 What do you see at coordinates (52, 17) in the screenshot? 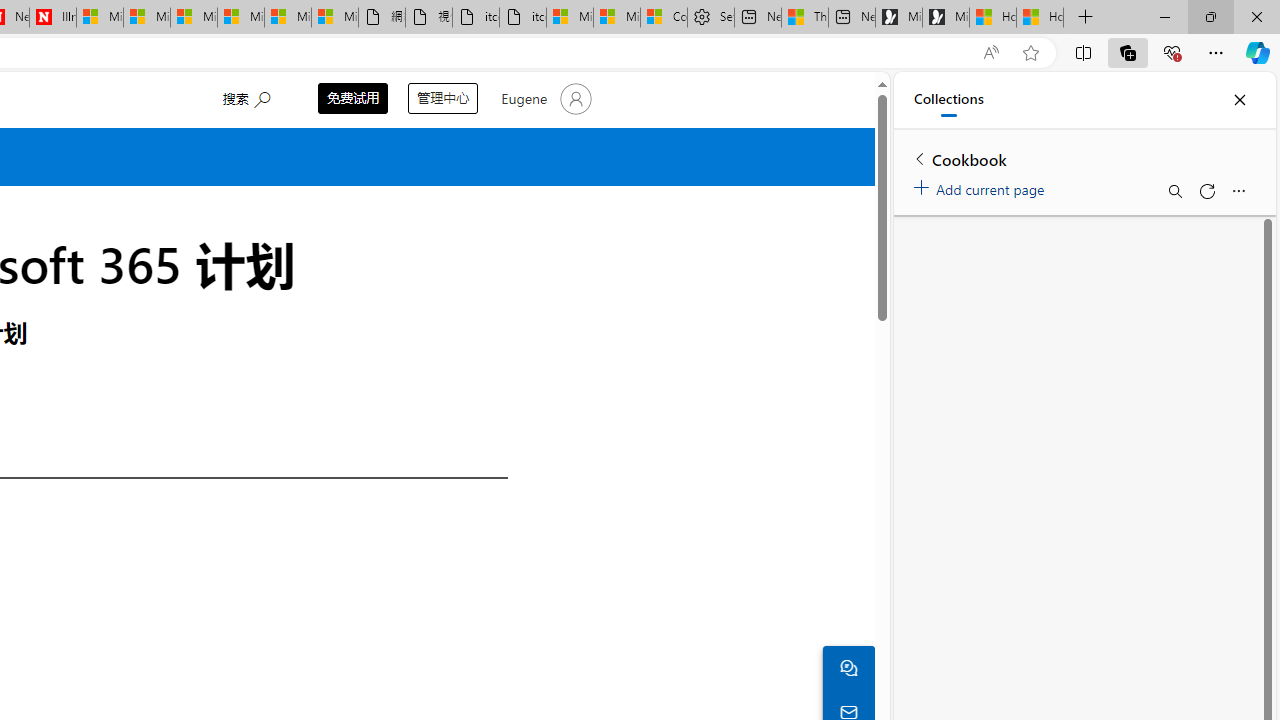
I see `'Illness news & latest pictures from Newsweek.com'` at bounding box center [52, 17].